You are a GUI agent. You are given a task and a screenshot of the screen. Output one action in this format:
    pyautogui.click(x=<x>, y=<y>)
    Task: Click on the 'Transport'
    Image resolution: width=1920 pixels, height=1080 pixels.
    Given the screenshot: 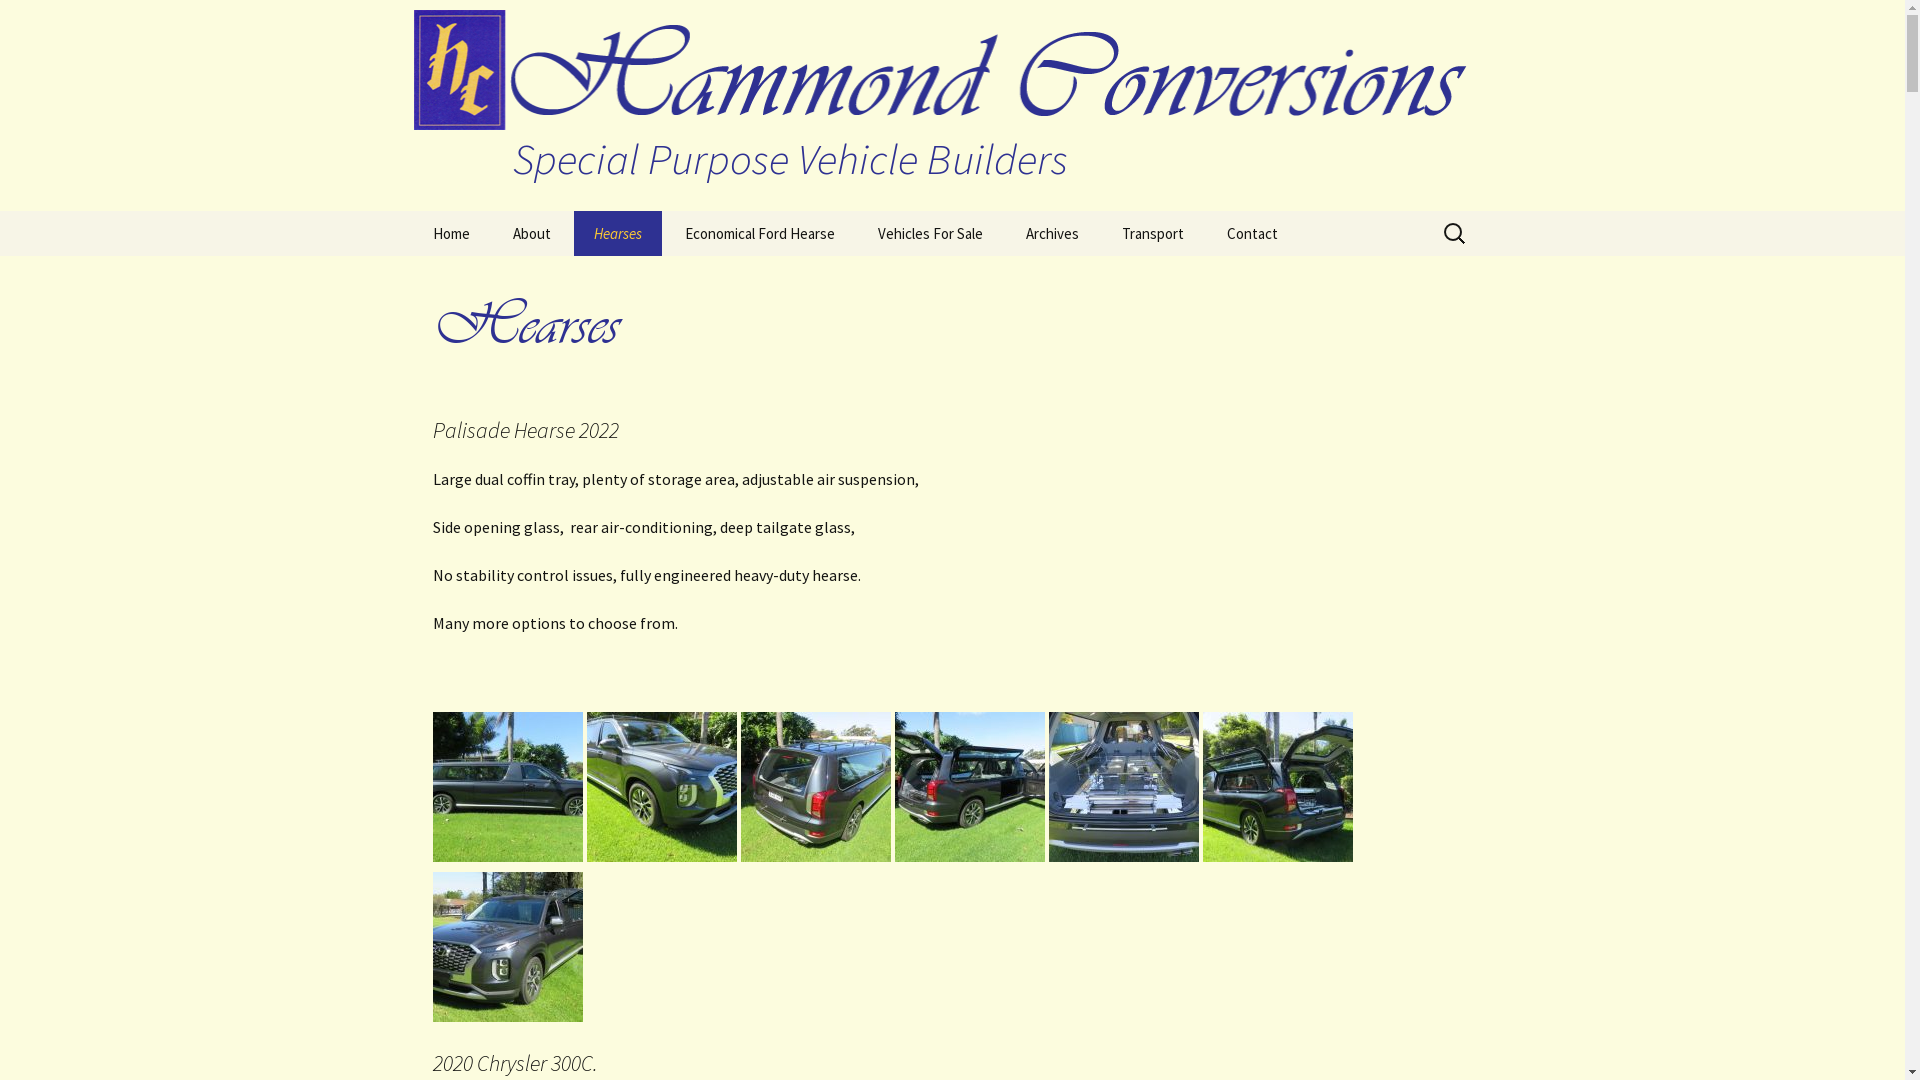 What is the action you would take?
    pyautogui.click(x=1101, y=232)
    